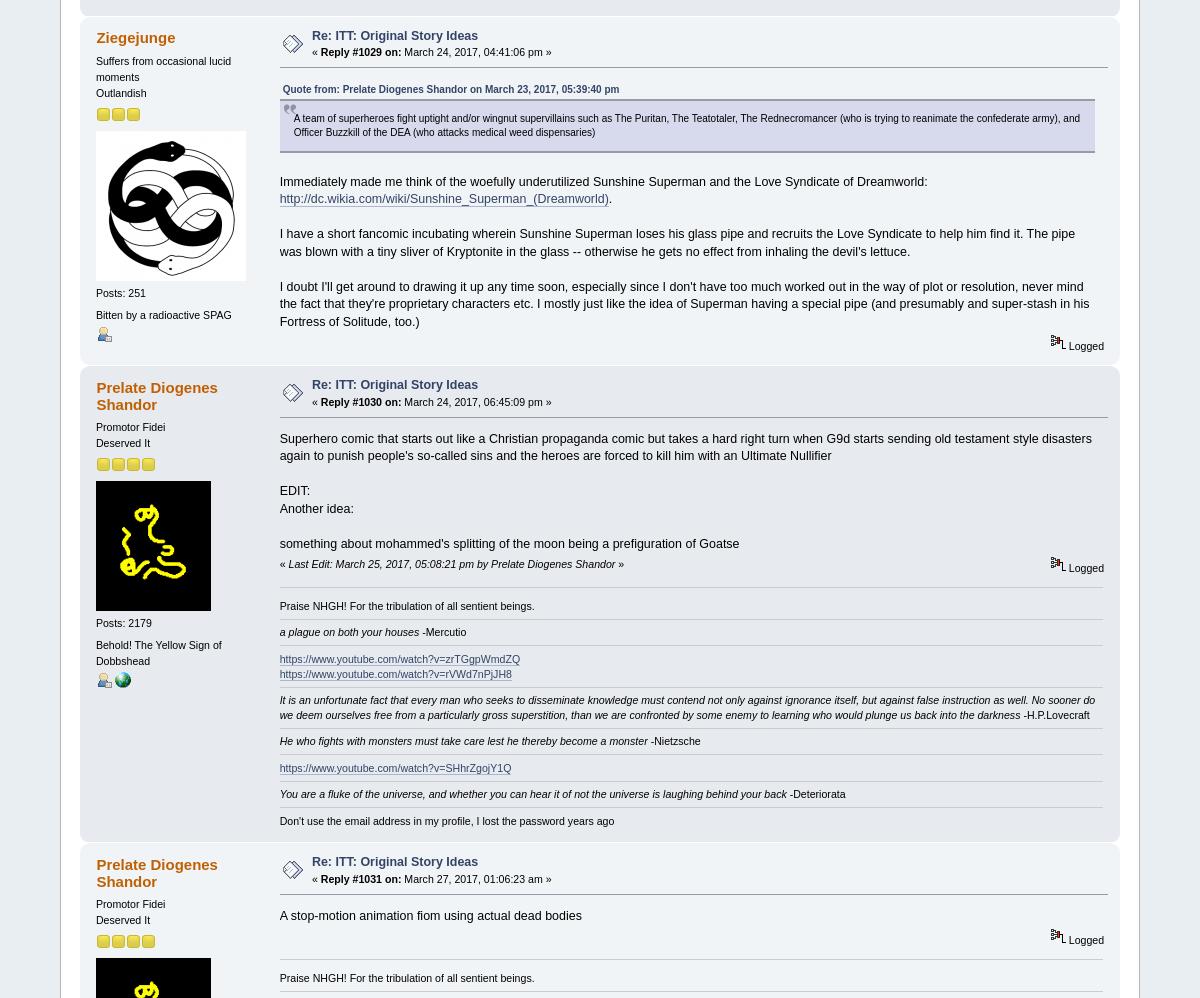 The image size is (1200, 998). I want to click on 'Ziegejunge', so click(135, 37).